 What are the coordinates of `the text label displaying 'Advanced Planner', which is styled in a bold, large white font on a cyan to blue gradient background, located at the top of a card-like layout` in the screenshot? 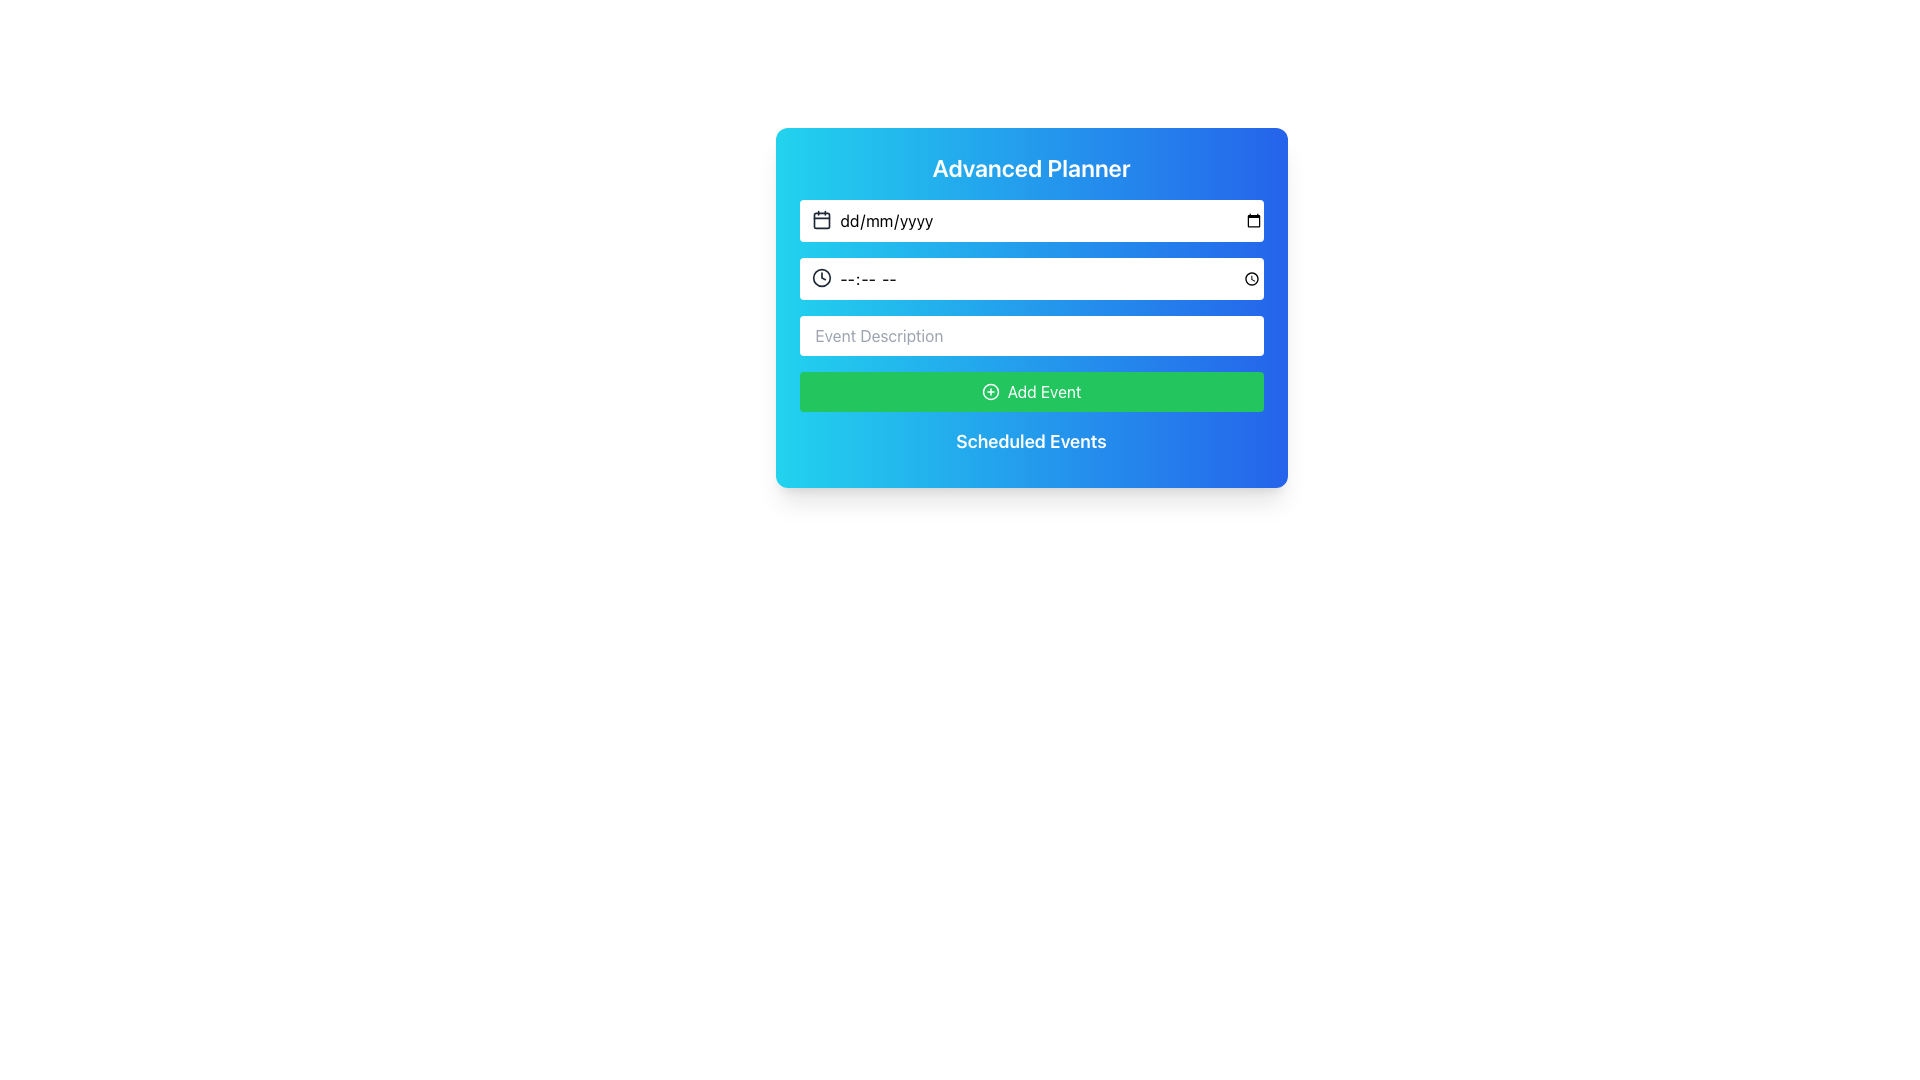 It's located at (1031, 167).